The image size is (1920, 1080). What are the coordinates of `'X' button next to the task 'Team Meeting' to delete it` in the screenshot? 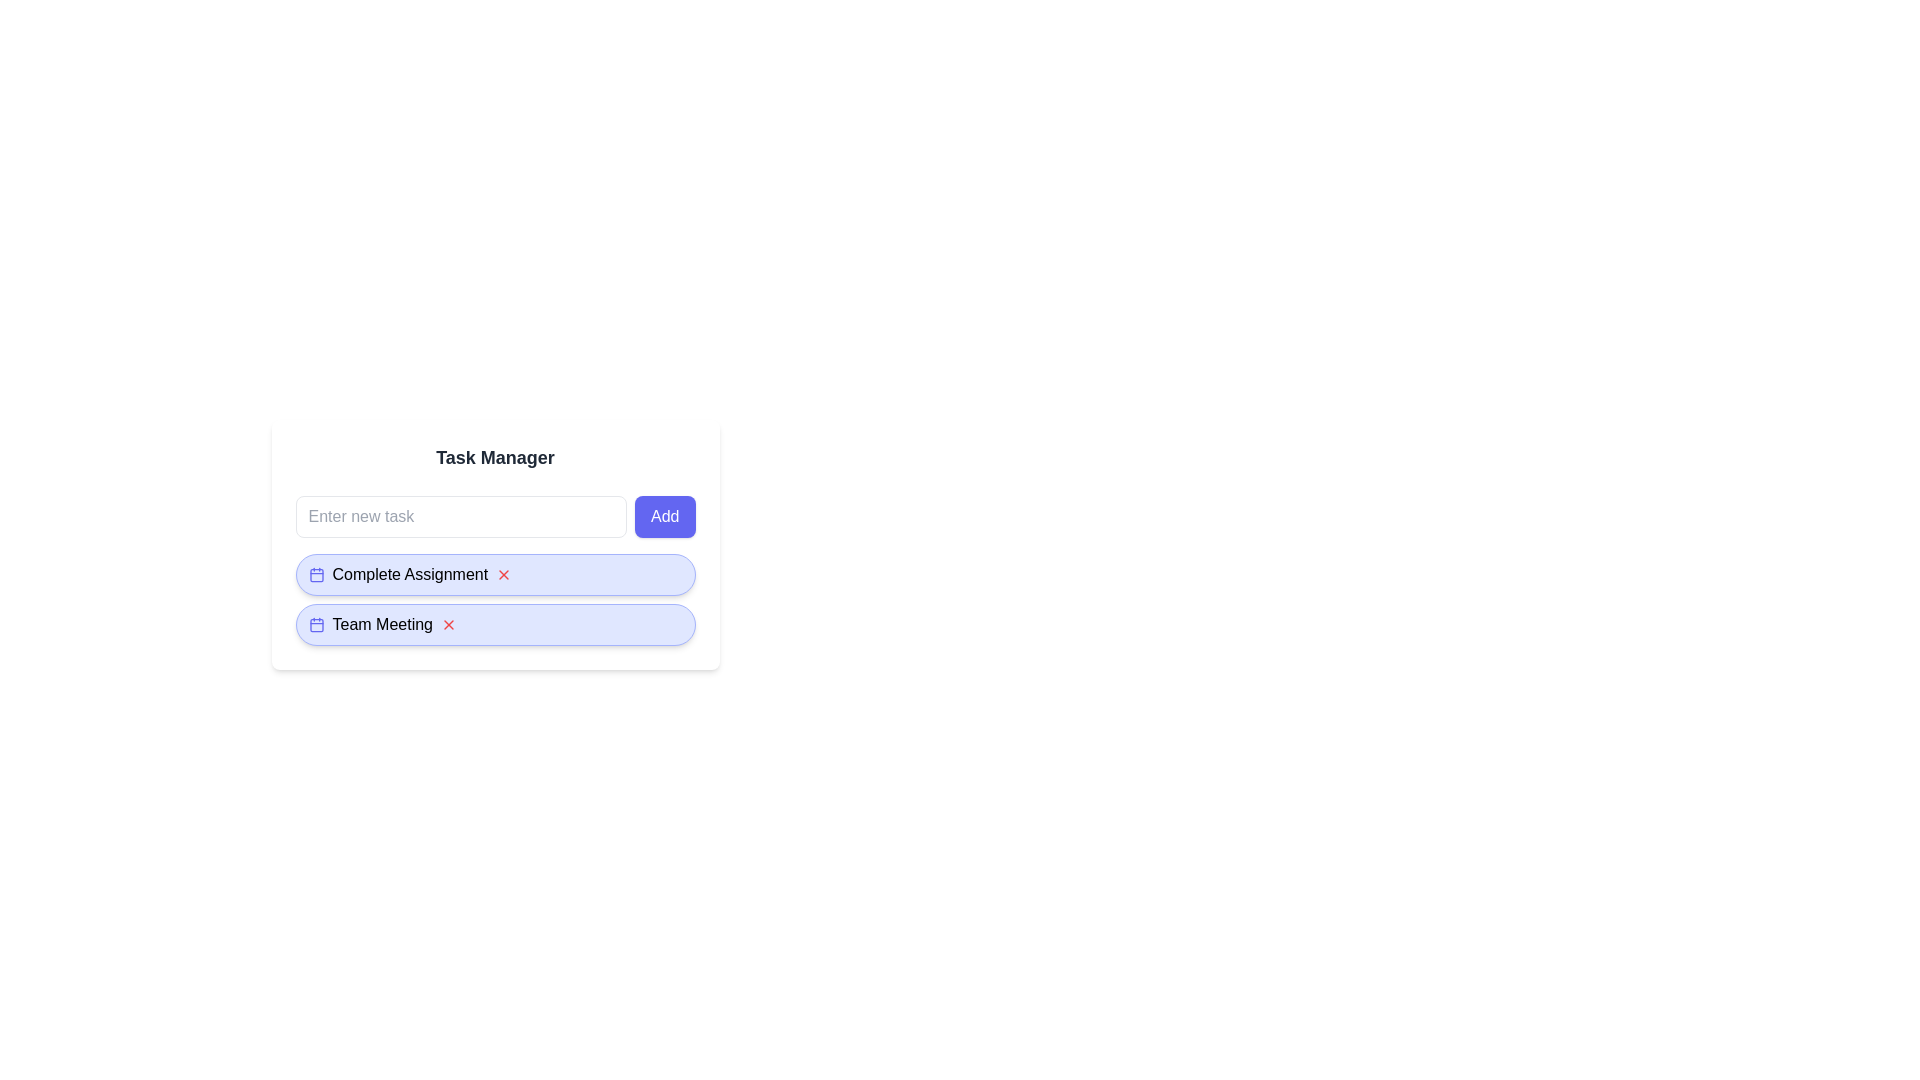 It's located at (448, 623).